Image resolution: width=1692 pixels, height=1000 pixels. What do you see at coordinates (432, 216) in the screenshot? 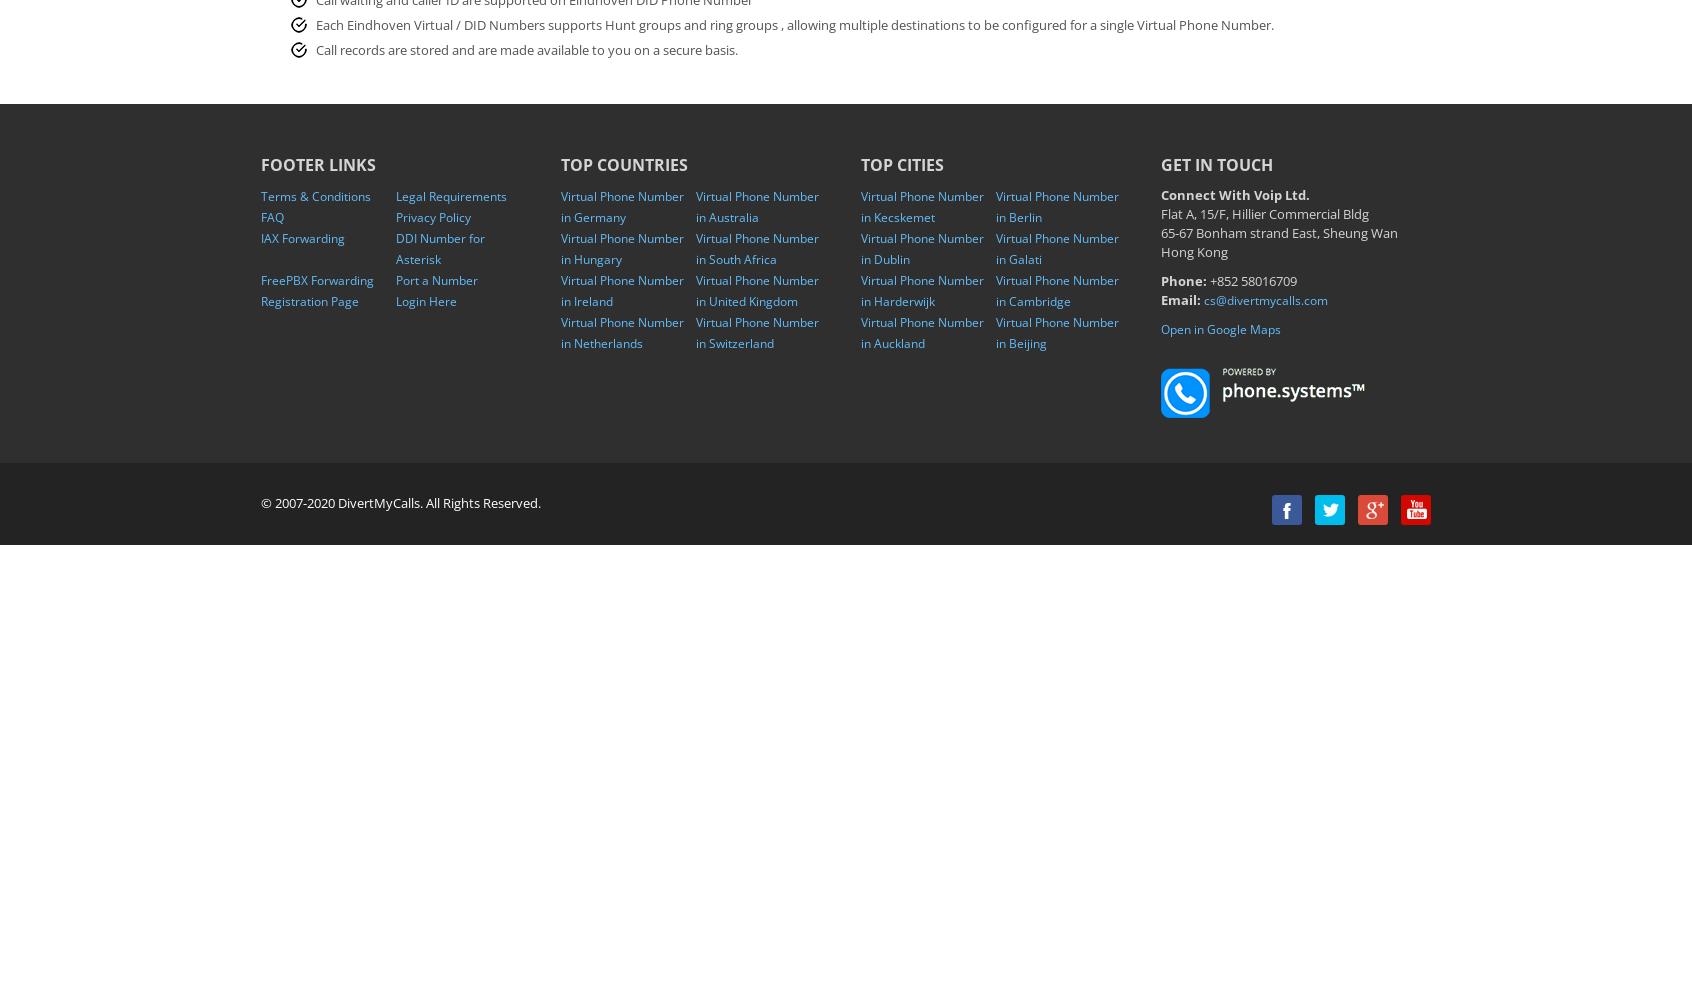
I see `'Privacy Policy'` at bounding box center [432, 216].